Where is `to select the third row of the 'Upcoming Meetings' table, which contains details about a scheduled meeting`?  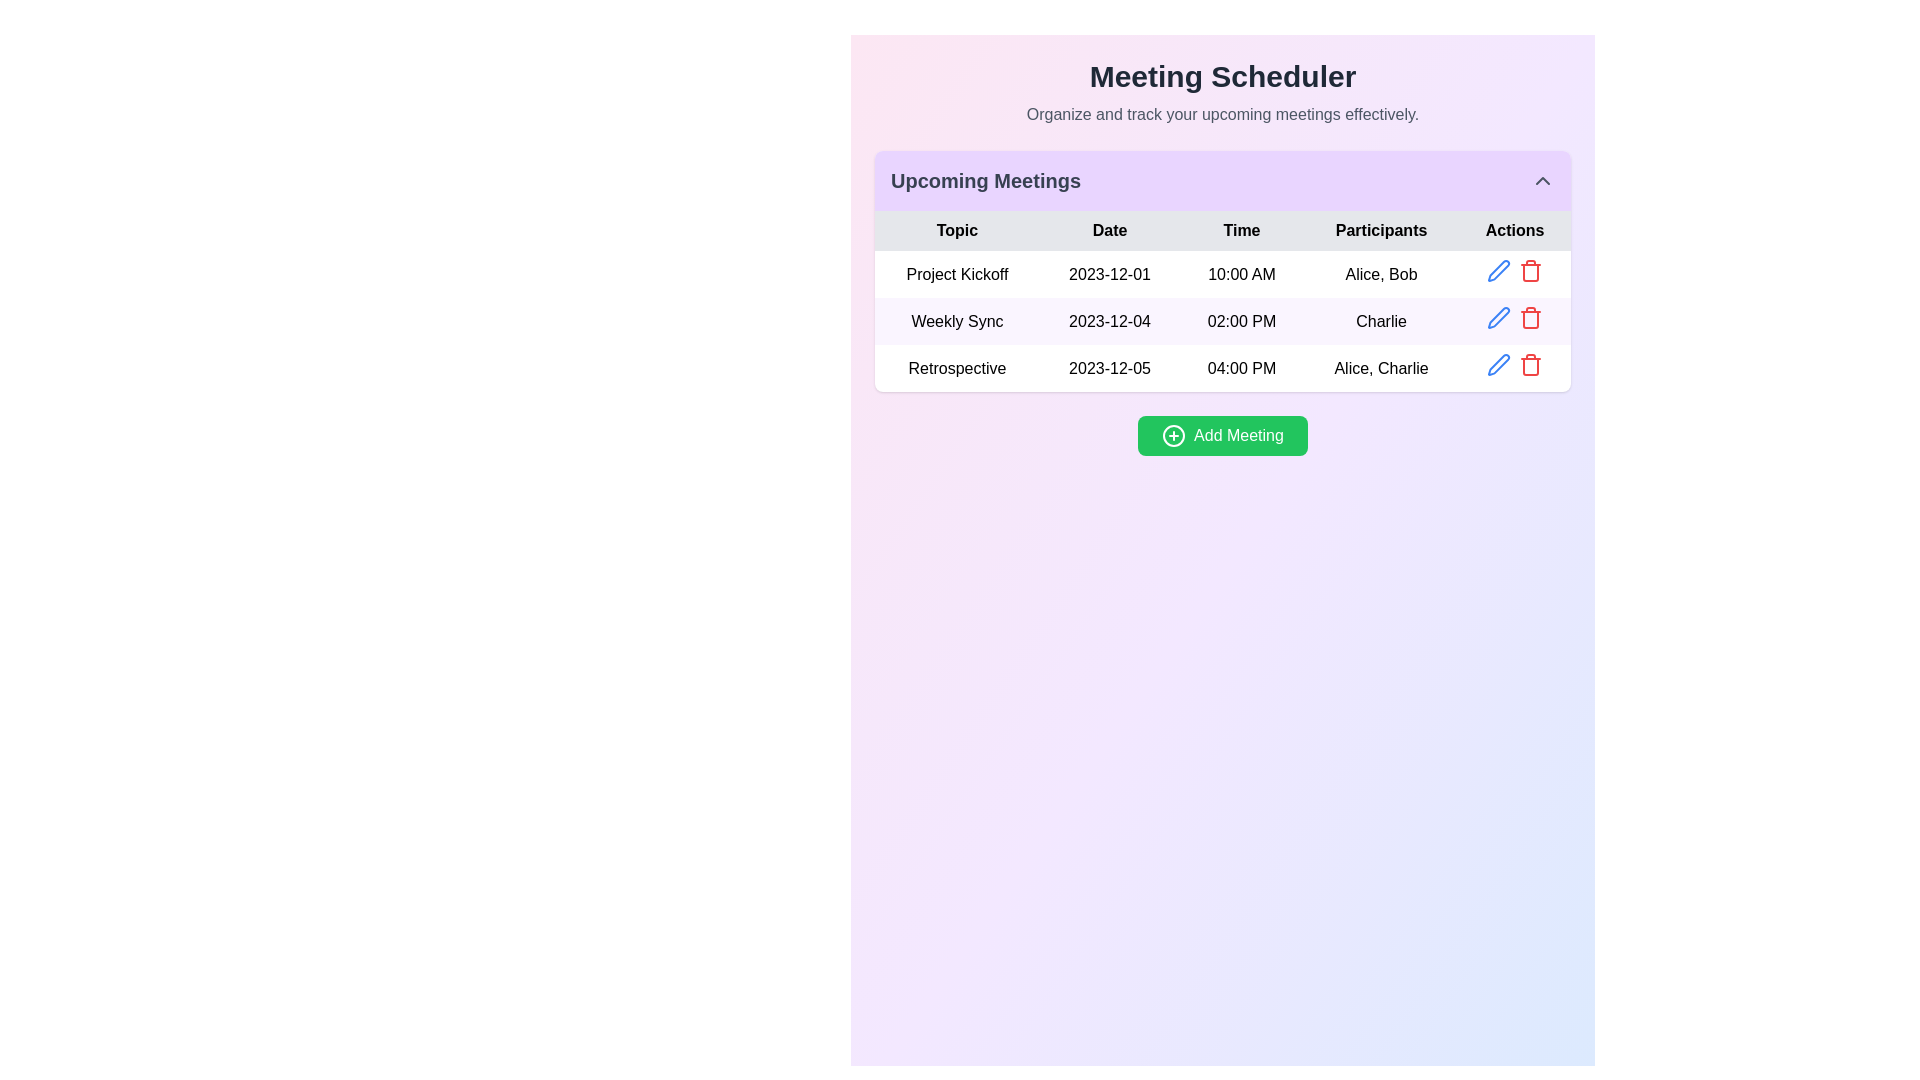 to select the third row of the 'Upcoming Meetings' table, which contains details about a scheduled meeting is located at coordinates (1222, 367).